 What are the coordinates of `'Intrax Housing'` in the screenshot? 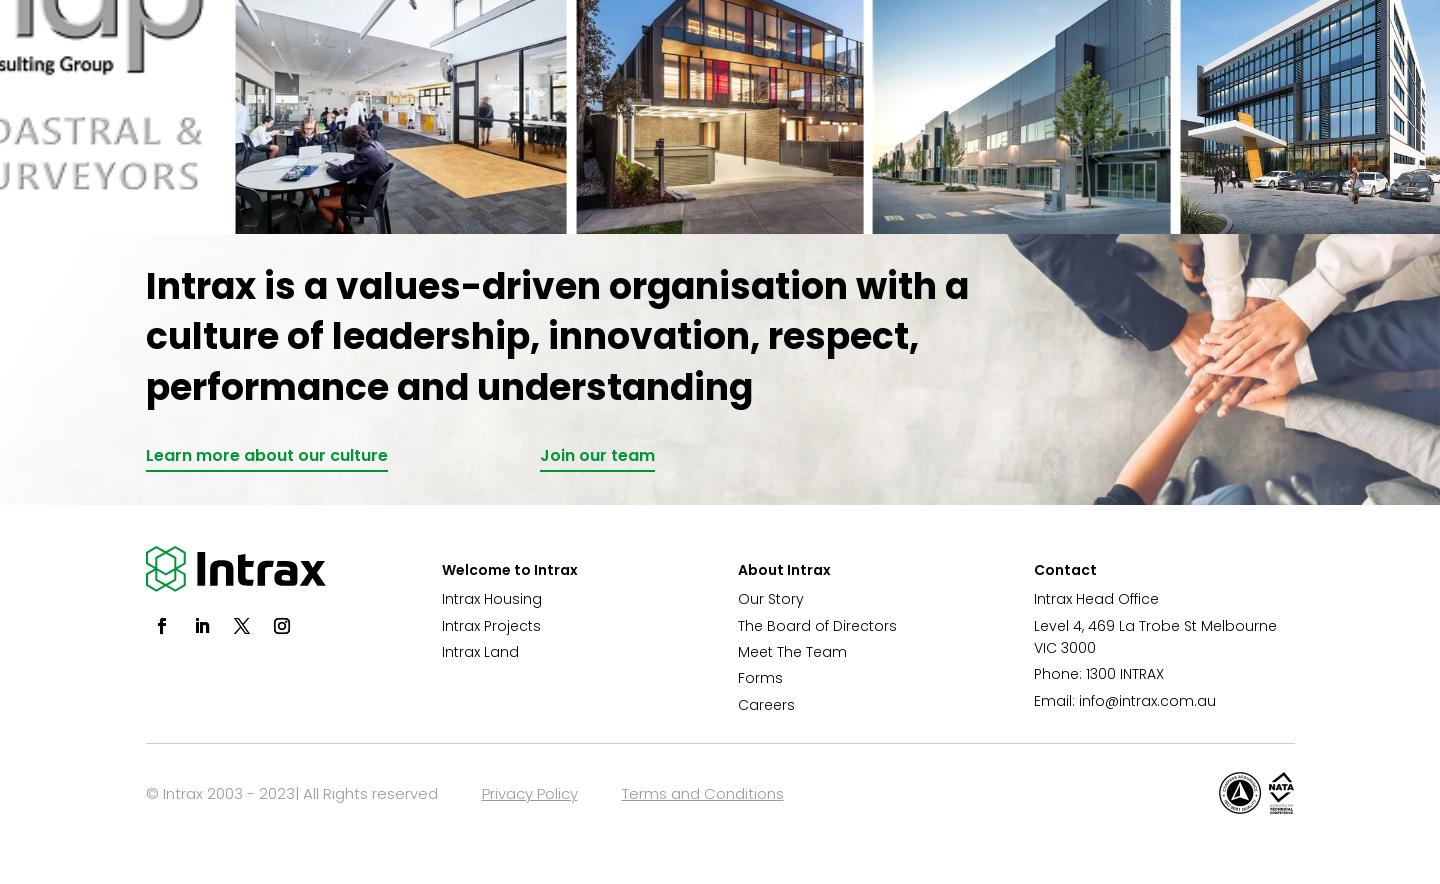 It's located at (491, 598).